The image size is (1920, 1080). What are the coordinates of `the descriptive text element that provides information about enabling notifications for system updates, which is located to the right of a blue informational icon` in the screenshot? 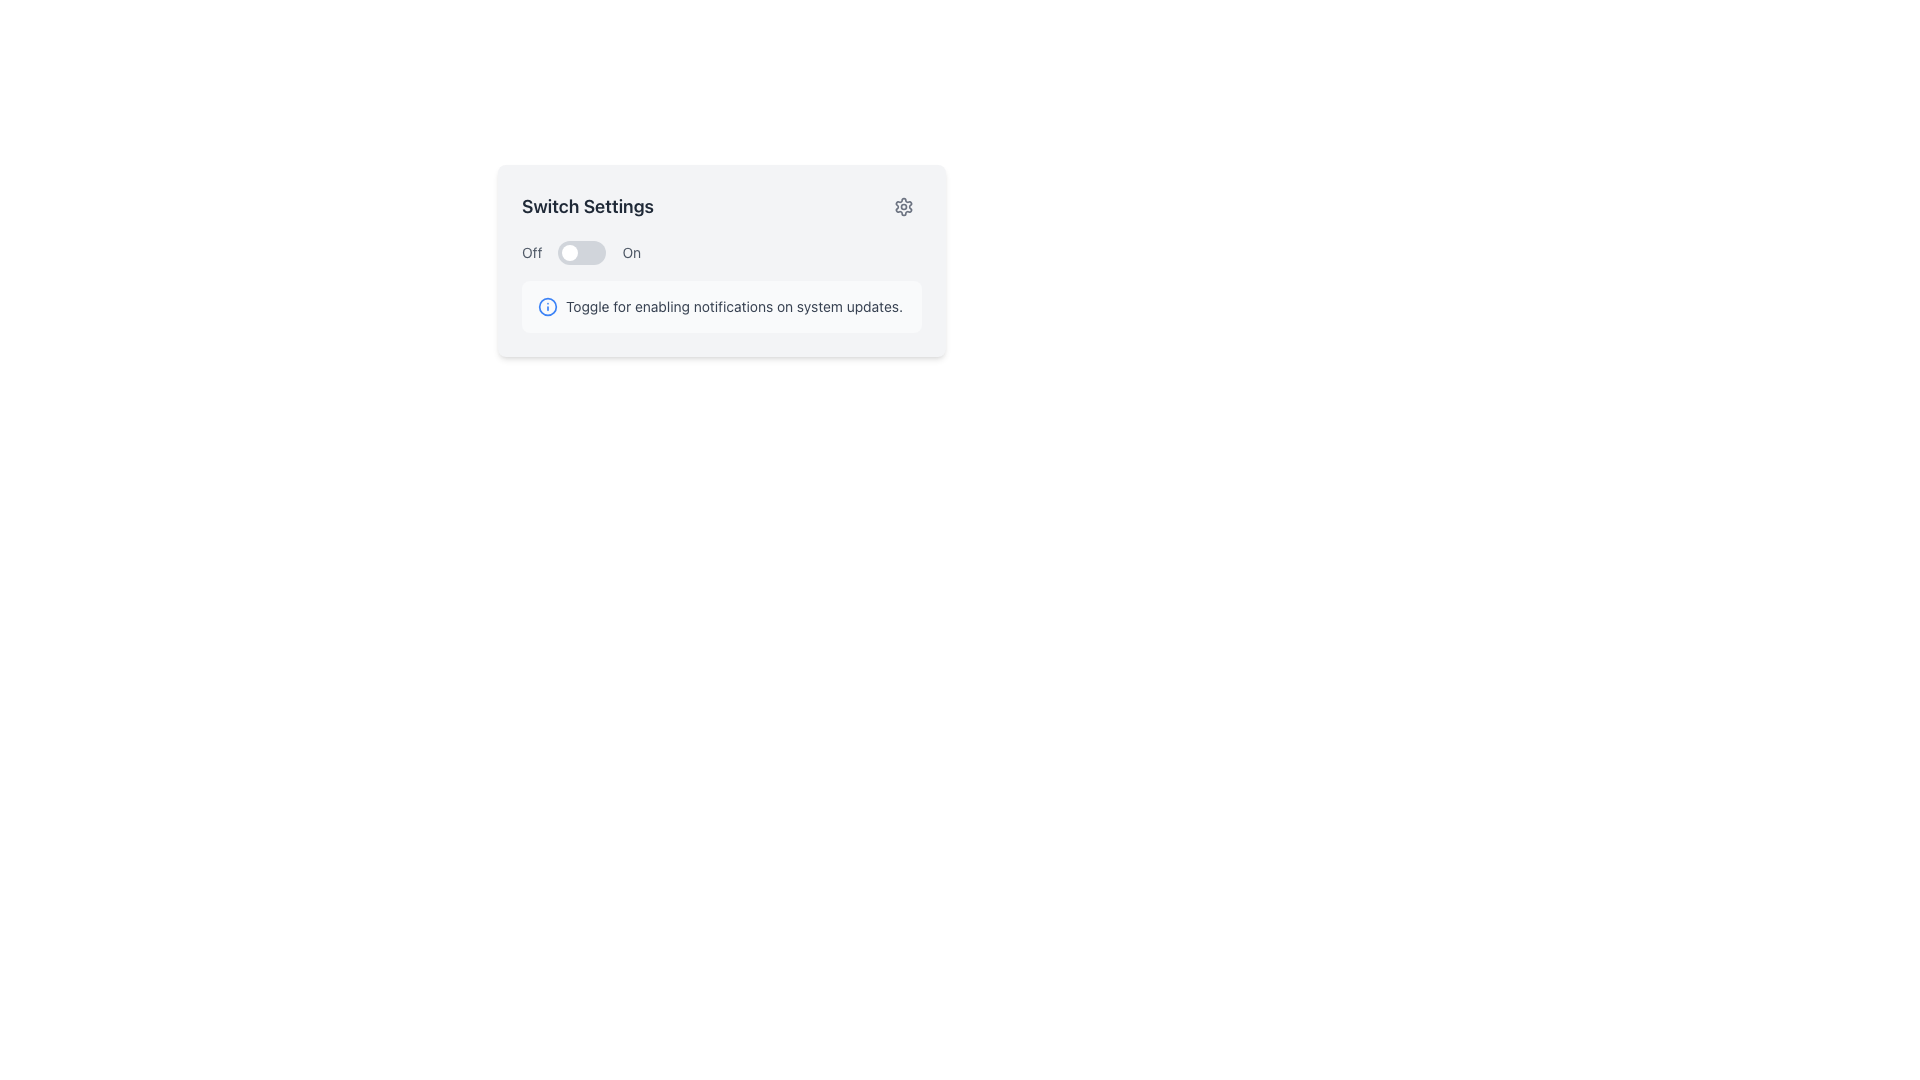 It's located at (720, 307).